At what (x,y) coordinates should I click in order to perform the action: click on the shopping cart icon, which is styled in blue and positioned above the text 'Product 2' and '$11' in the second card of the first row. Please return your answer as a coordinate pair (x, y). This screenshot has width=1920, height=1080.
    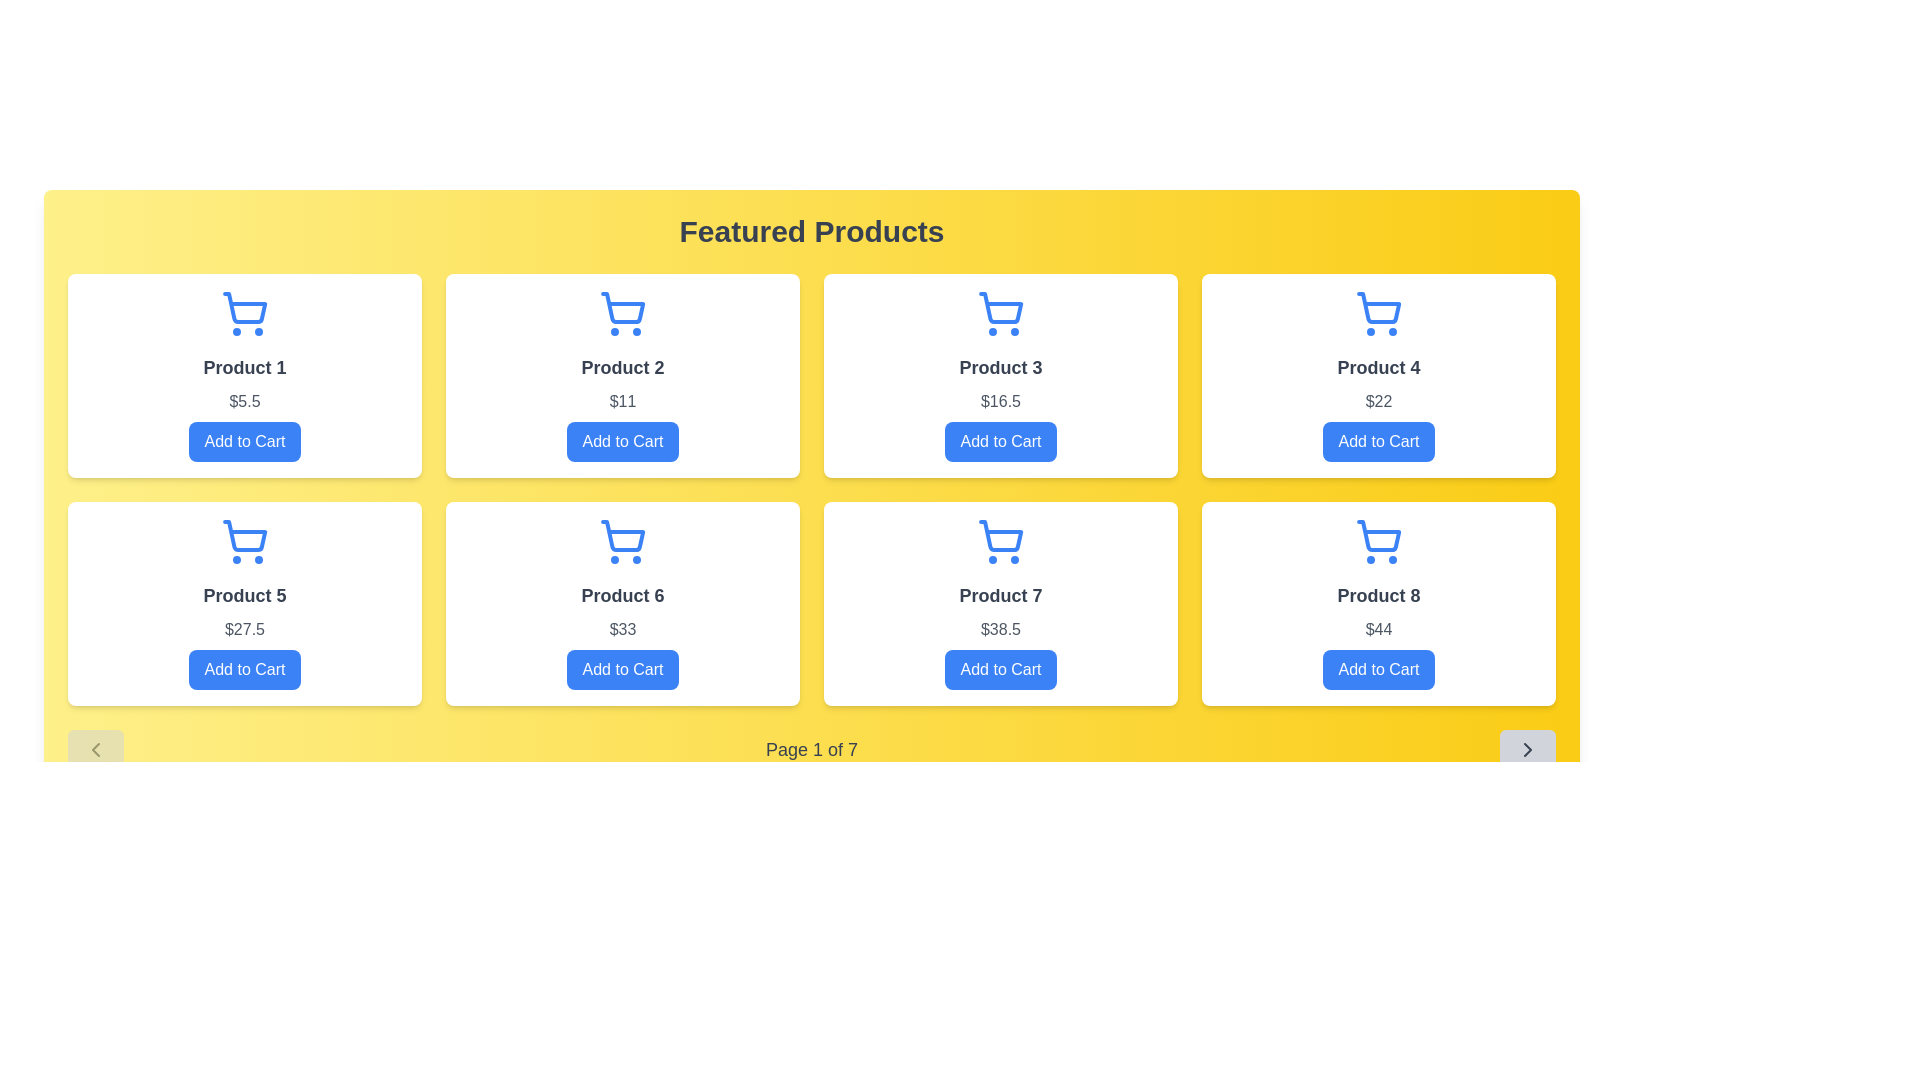
    Looking at the image, I should click on (622, 313).